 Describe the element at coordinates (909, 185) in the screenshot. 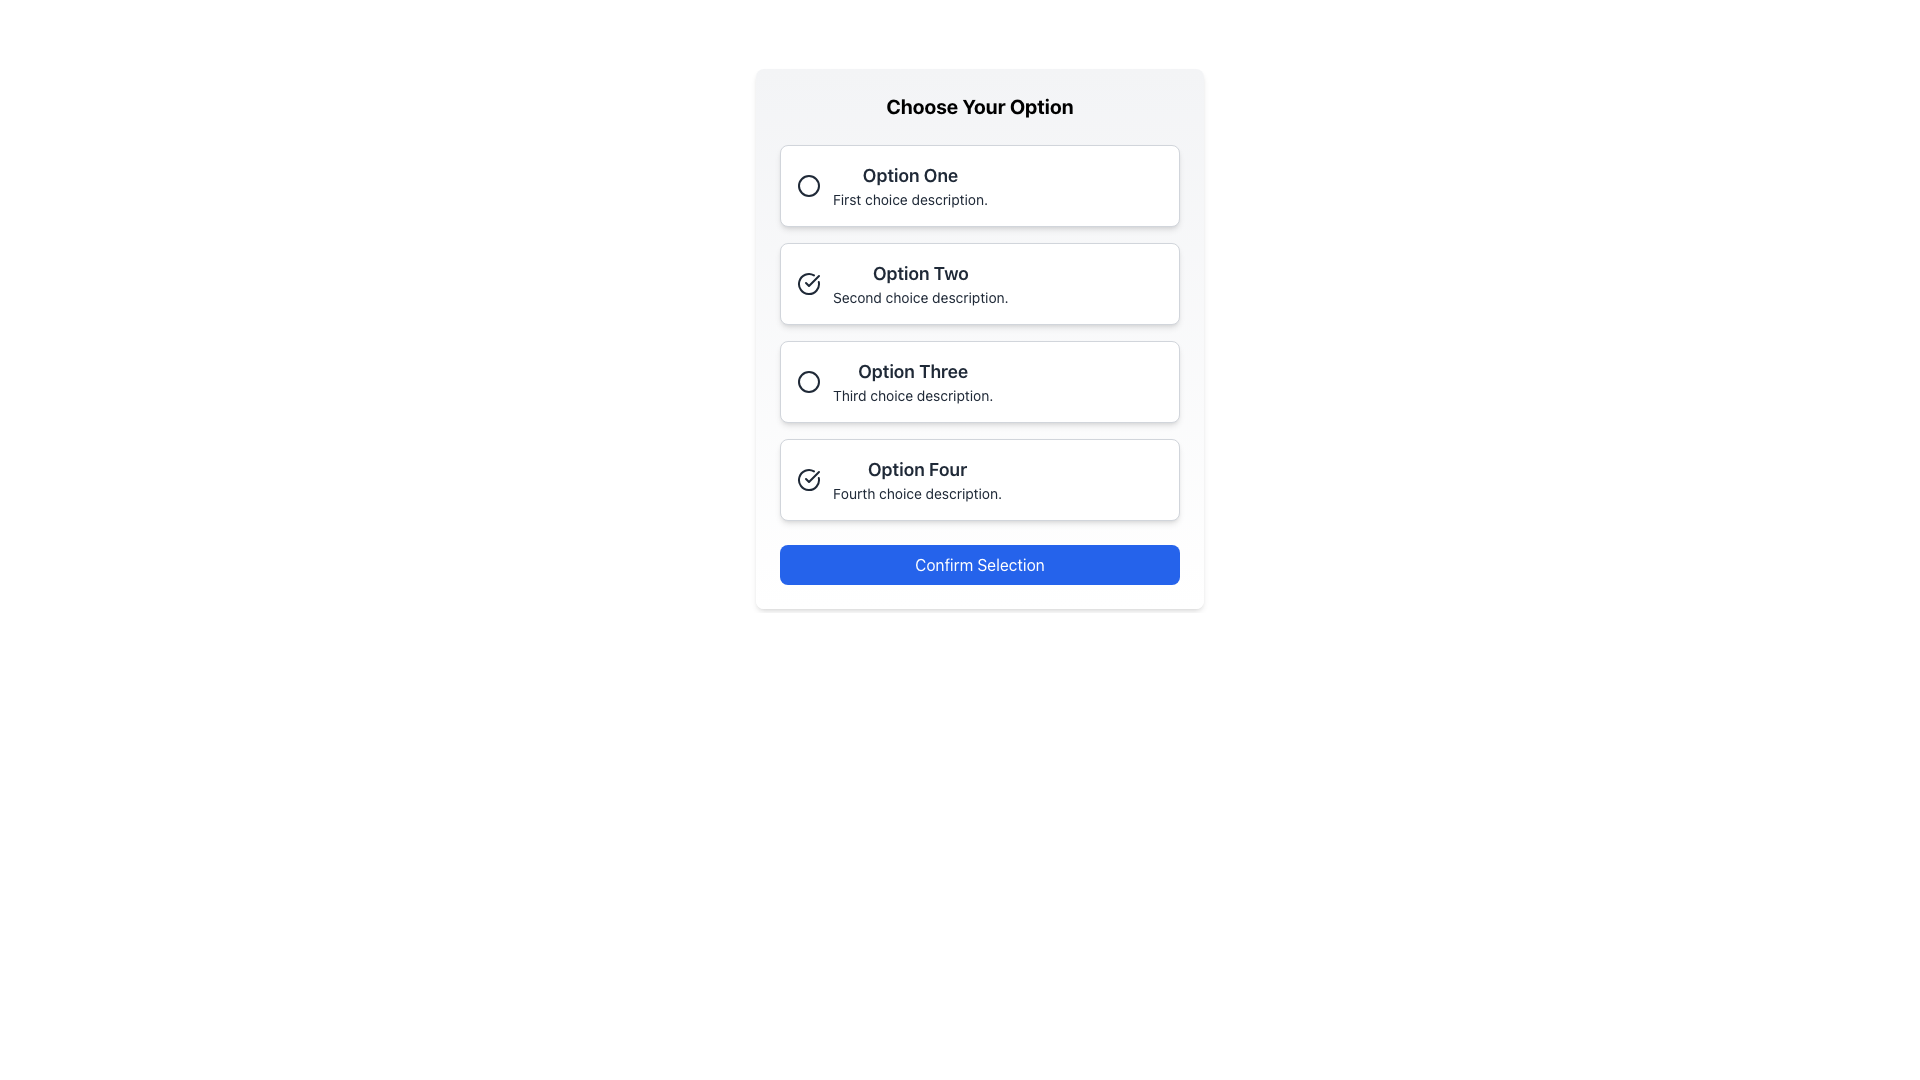

I see `the text label that displays the first selectable option in the list, located at the top of a vertical list within a white panel labeled 'Choose Your Option.'` at that location.